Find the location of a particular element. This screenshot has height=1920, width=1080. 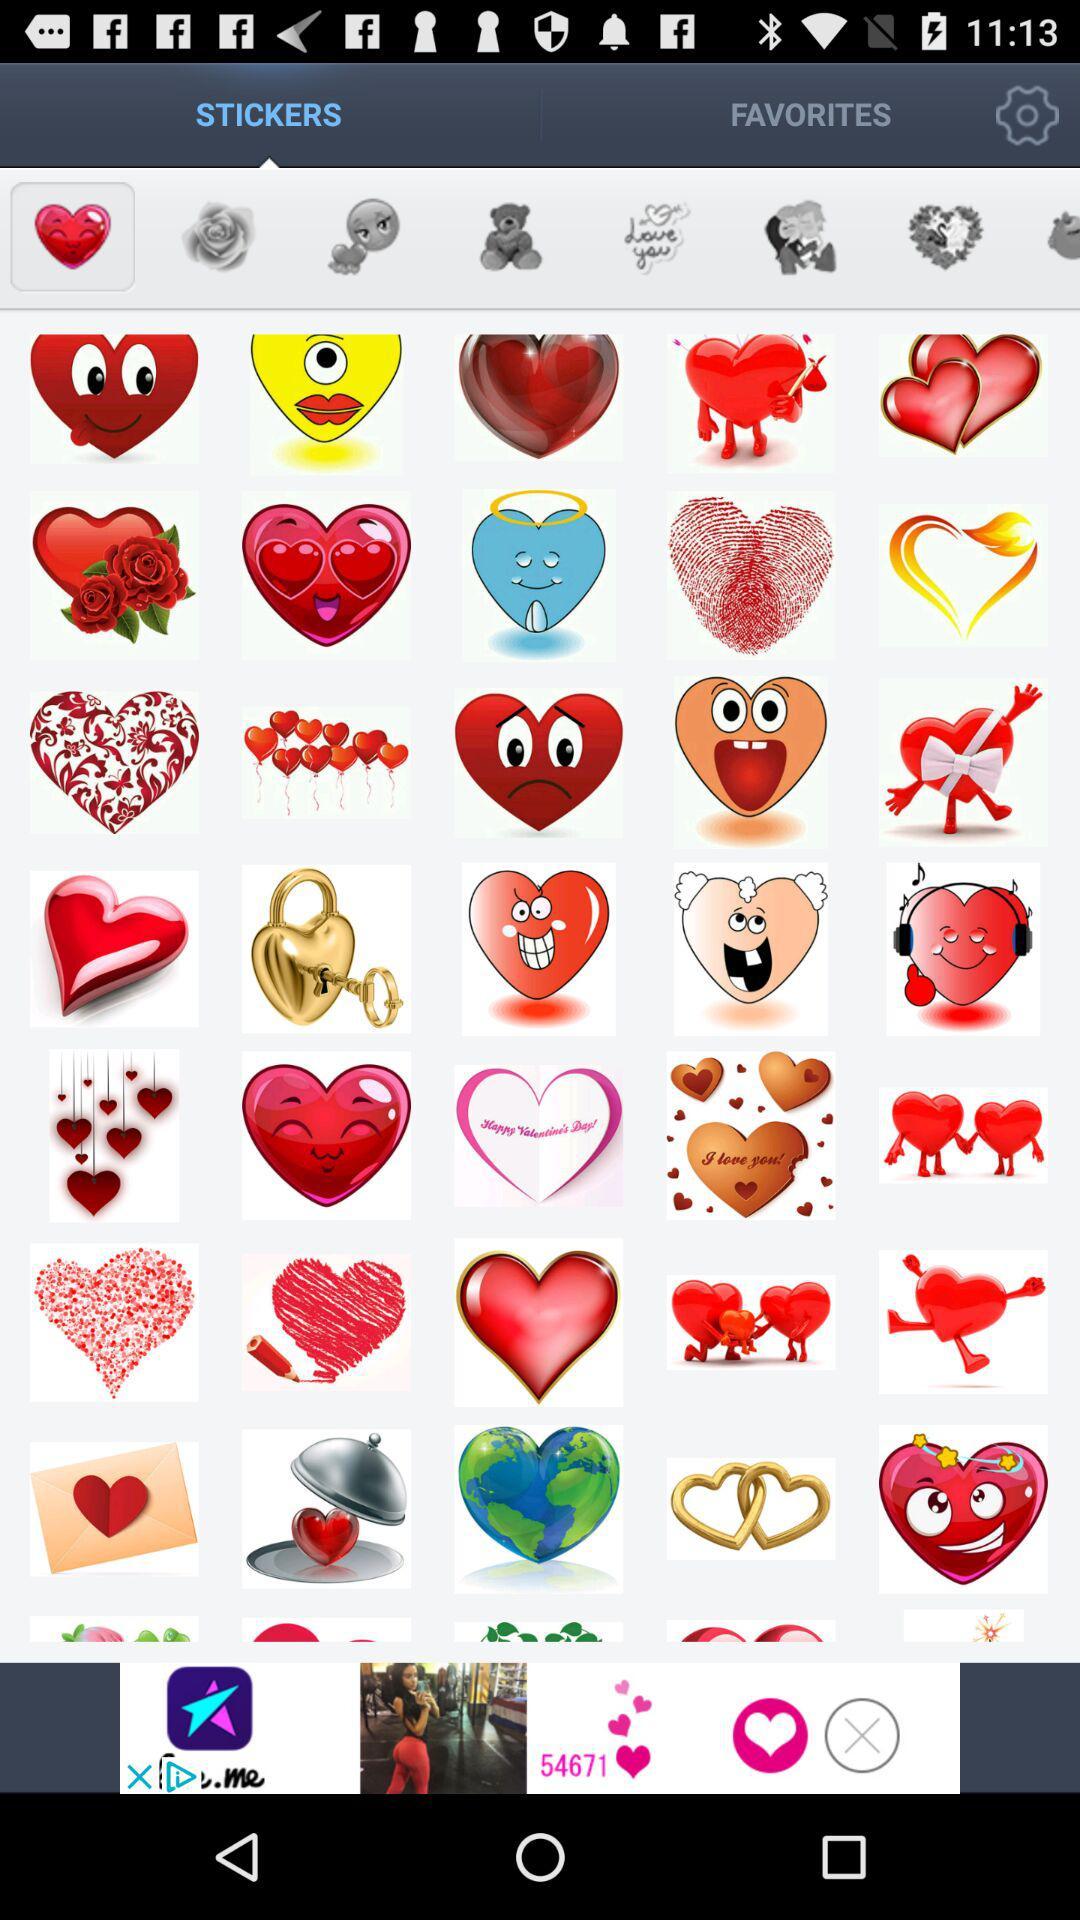

the emoji icon is located at coordinates (363, 253).